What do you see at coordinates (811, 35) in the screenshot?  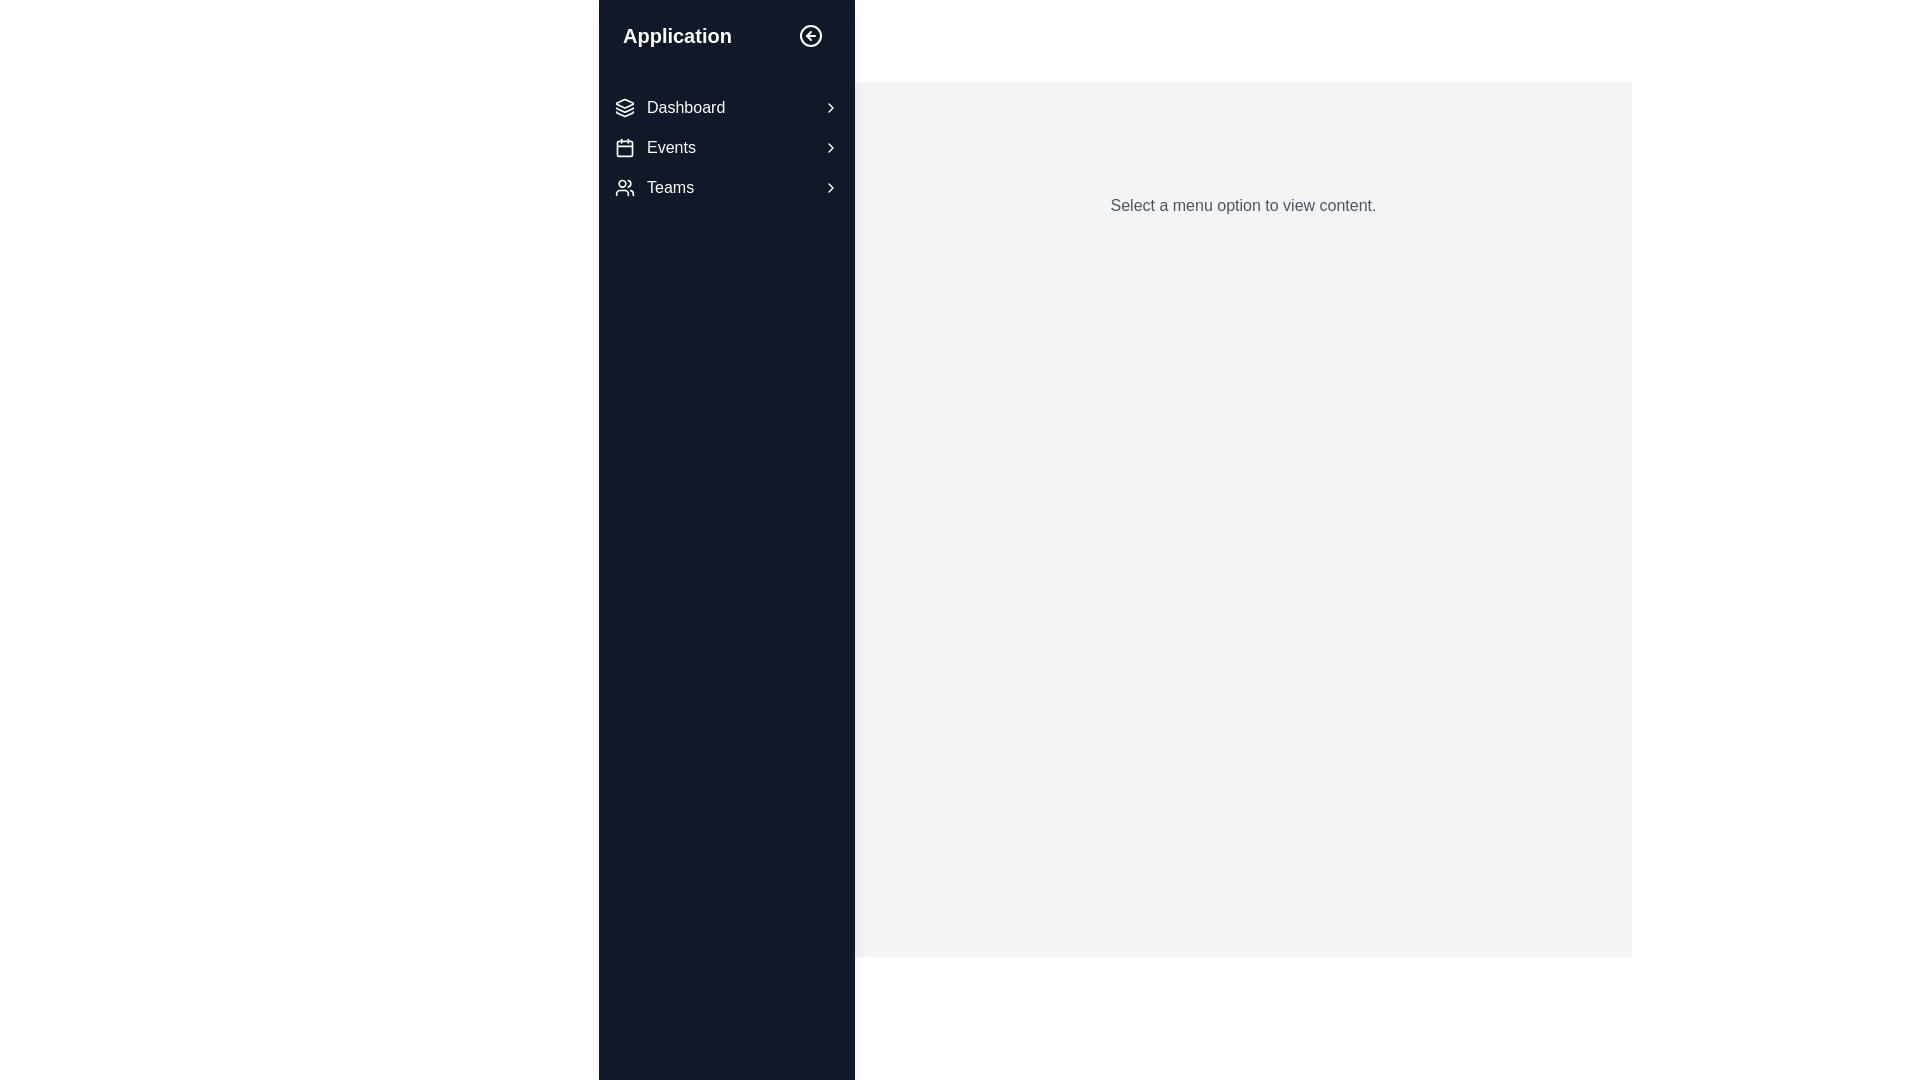 I see `the circular interactive icon with a light arrow pointing left, located in the upper toolbar of the left navigation panel, adjacent to the text label 'Application'` at bounding box center [811, 35].